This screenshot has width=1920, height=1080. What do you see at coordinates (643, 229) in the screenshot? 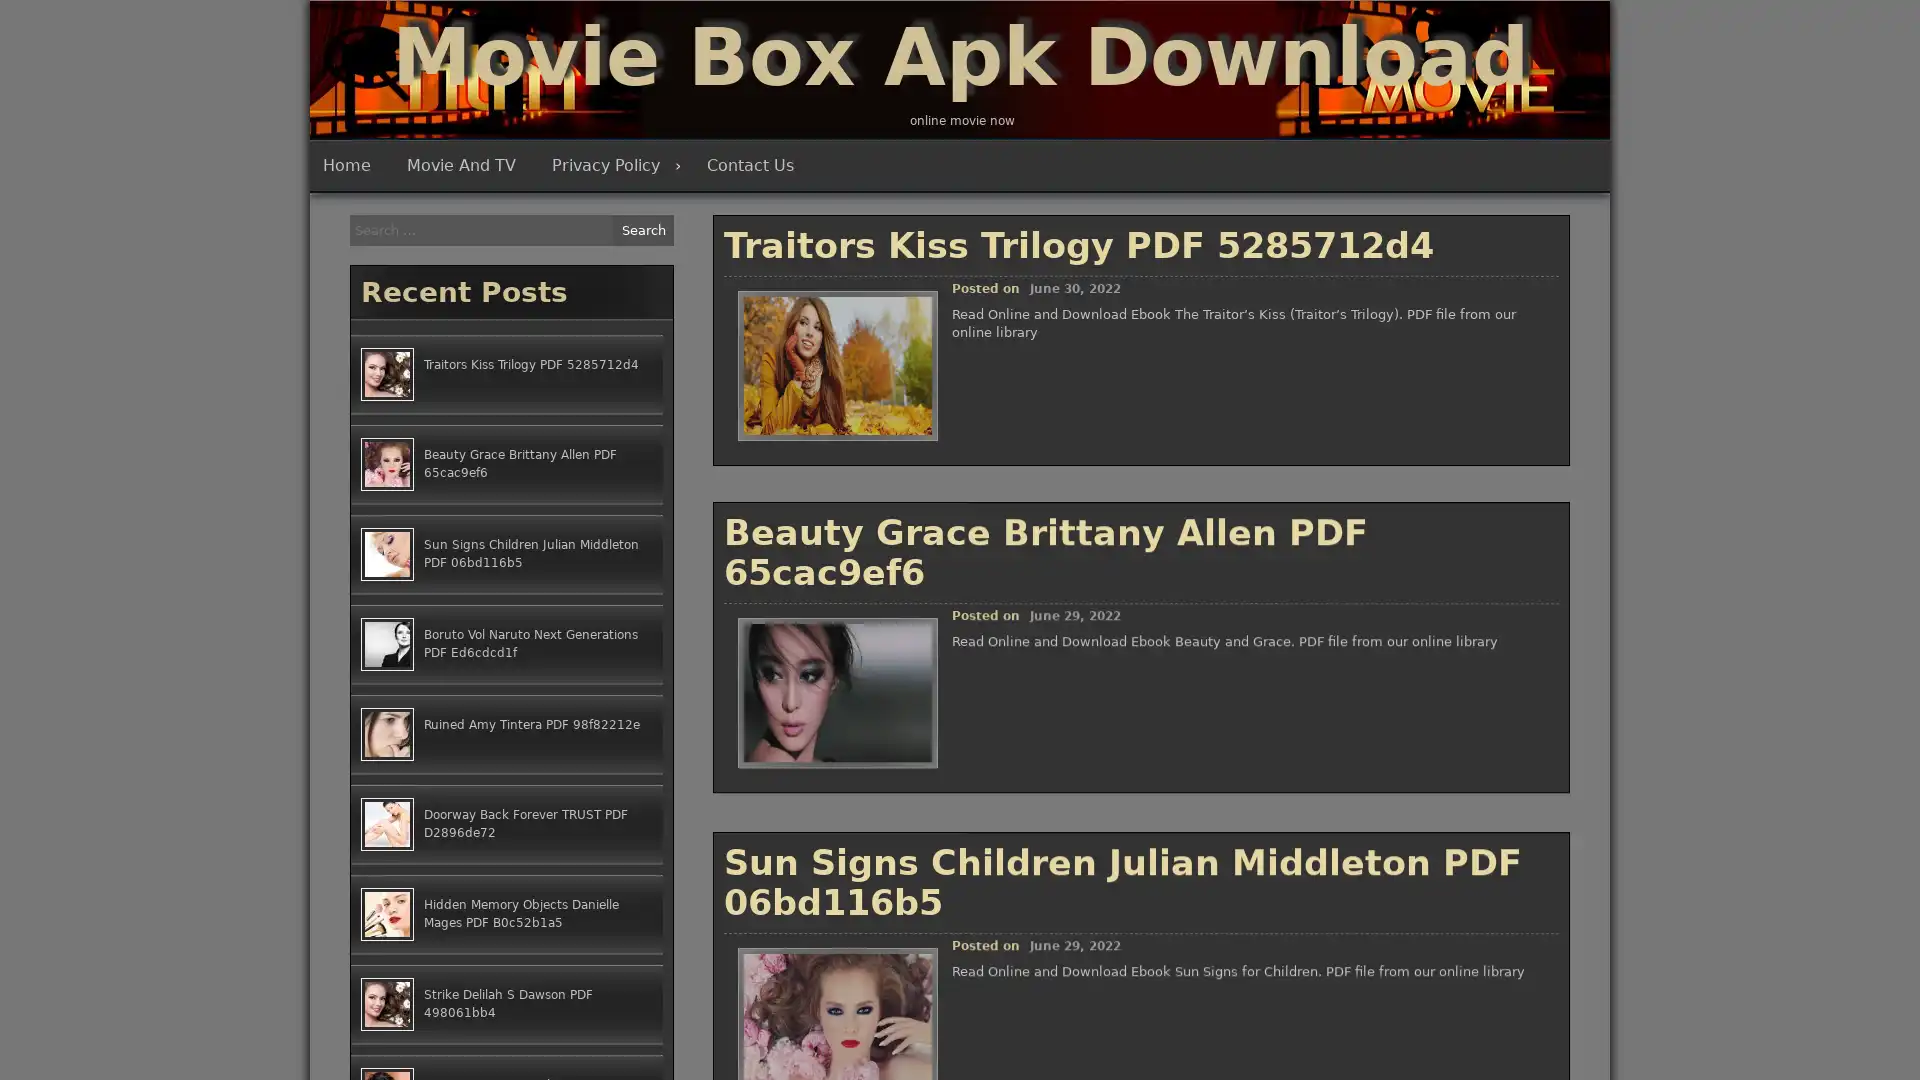
I see `Search` at bounding box center [643, 229].